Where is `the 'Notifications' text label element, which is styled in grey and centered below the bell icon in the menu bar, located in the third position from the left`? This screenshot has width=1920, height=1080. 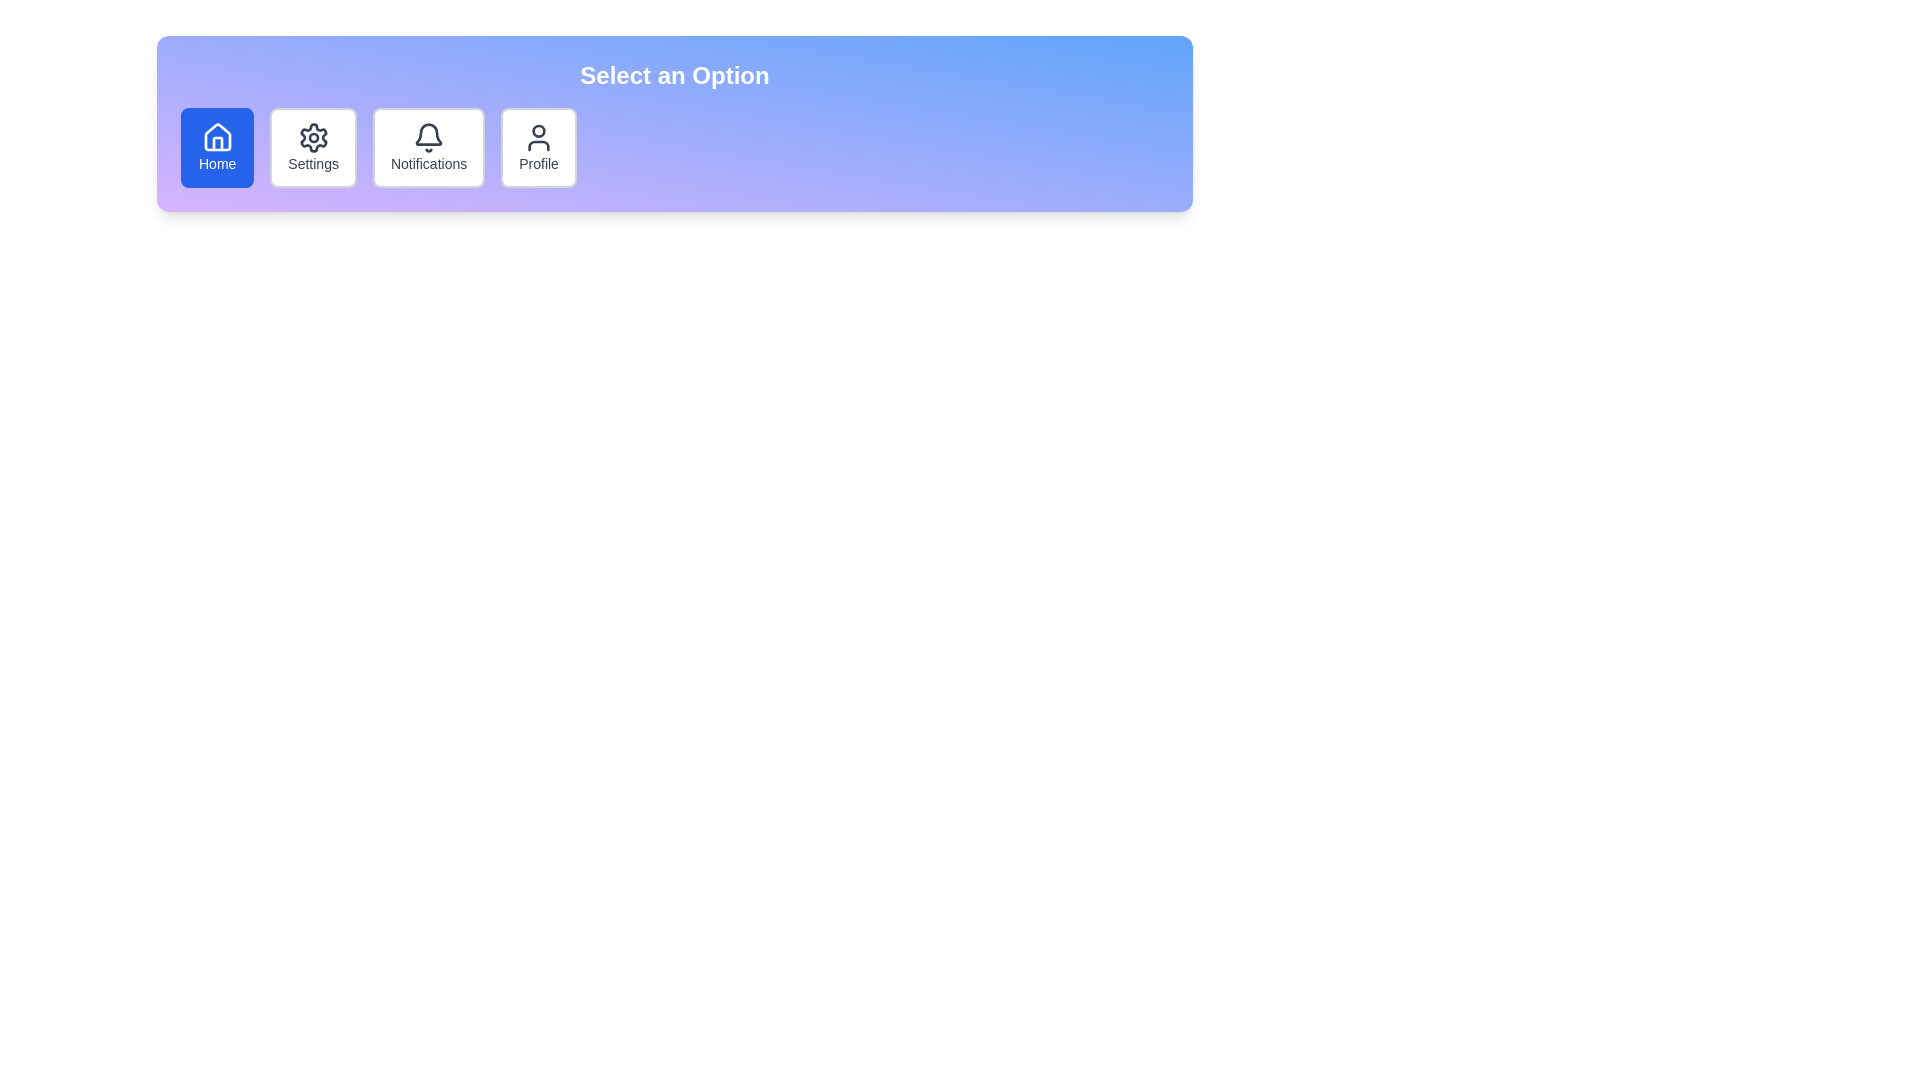
the 'Notifications' text label element, which is styled in grey and centered below the bell icon in the menu bar, located in the third position from the left is located at coordinates (428, 163).